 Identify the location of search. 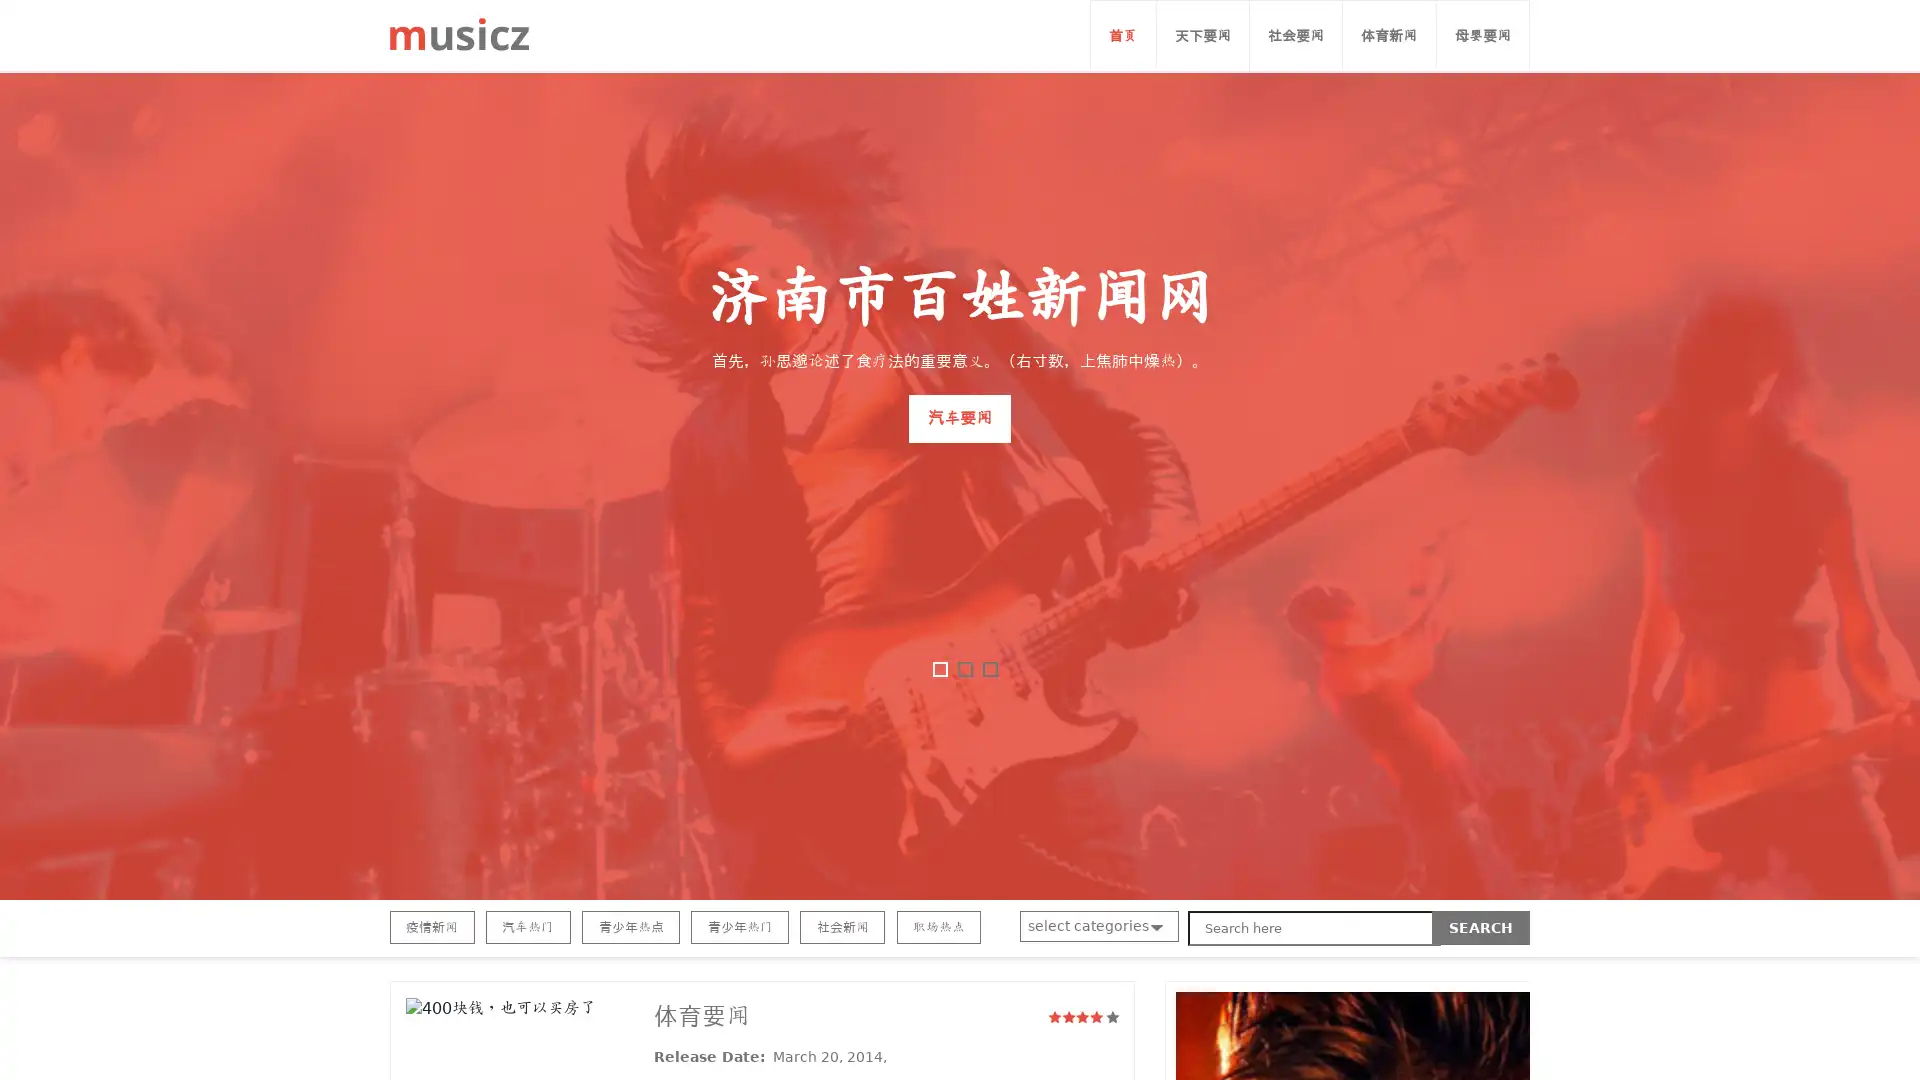
(1481, 928).